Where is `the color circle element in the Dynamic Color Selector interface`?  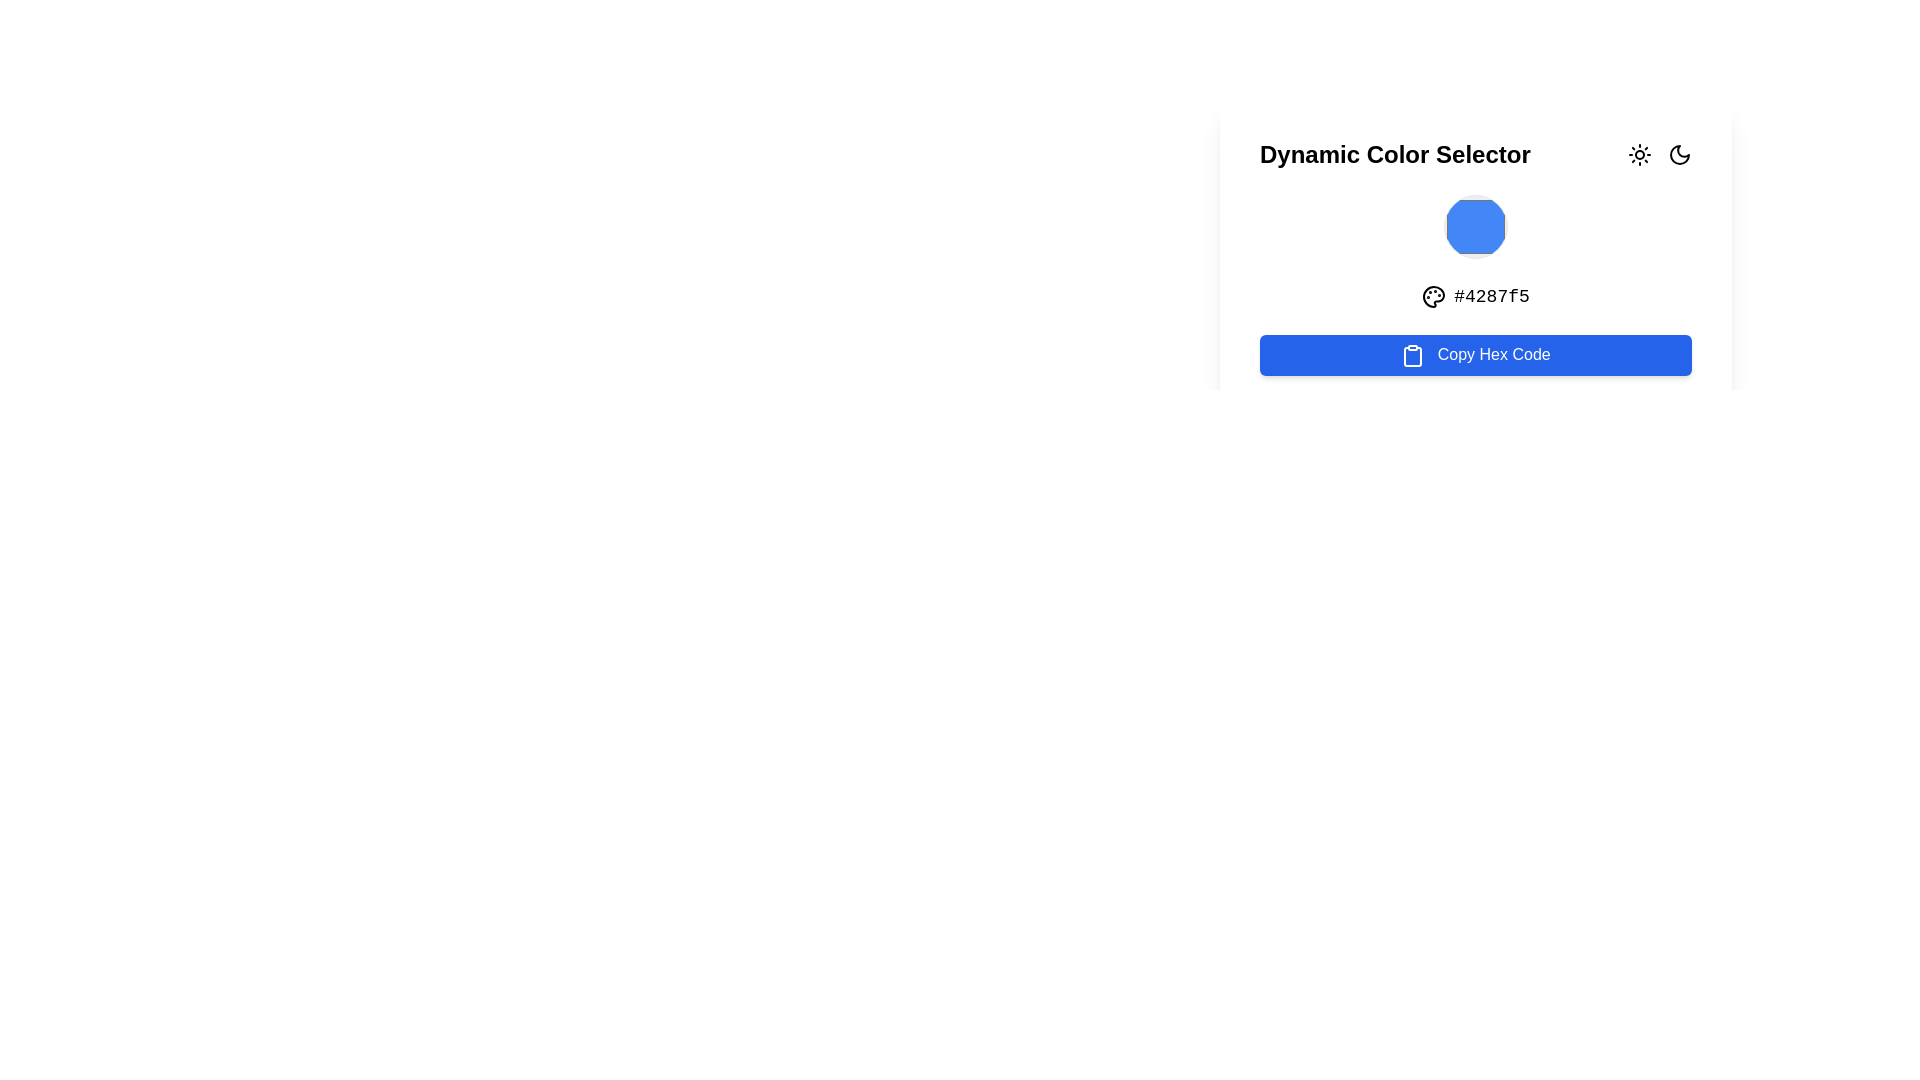
the color circle element in the Dynamic Color Selector interface is located at coordinates (1476, 231).